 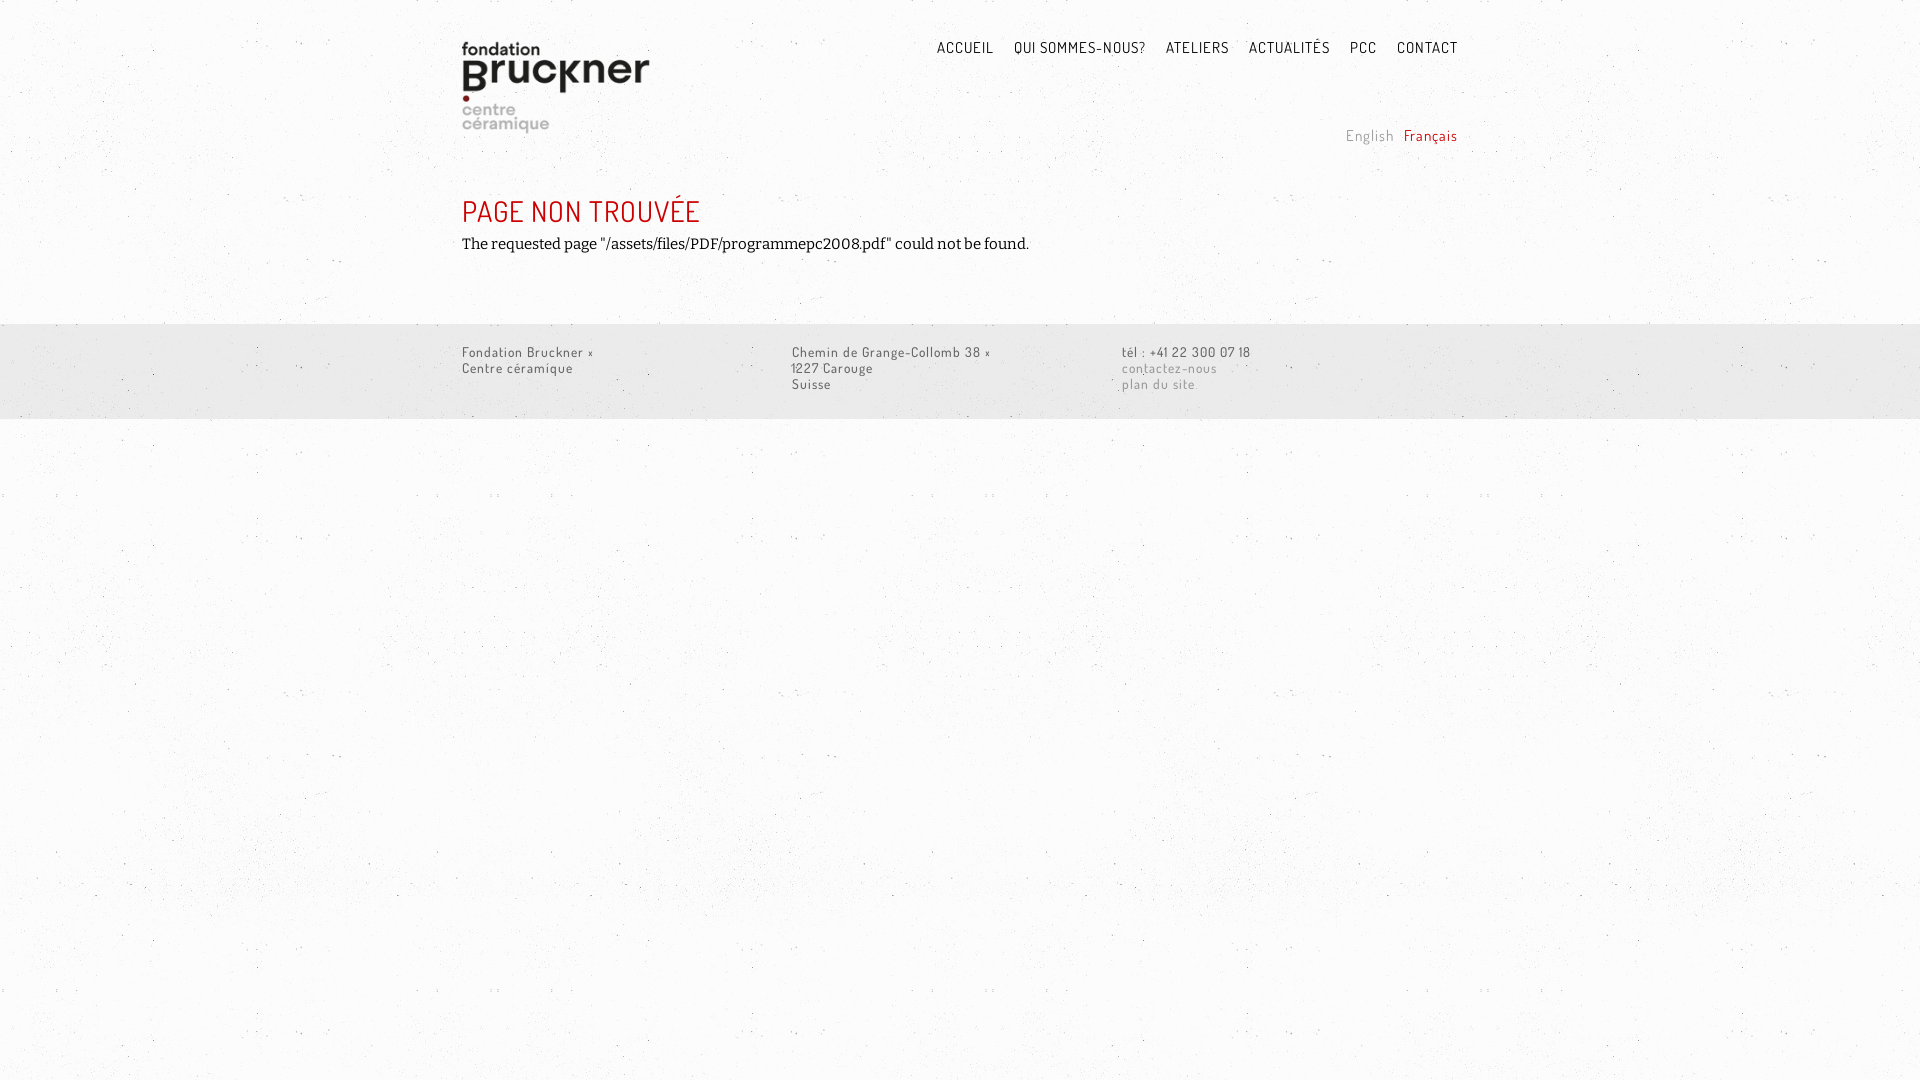 What do you see at coordinates (954, 48) in the screenshot?
I see `'ACCUEIL'` at bounding box center [954, 48].